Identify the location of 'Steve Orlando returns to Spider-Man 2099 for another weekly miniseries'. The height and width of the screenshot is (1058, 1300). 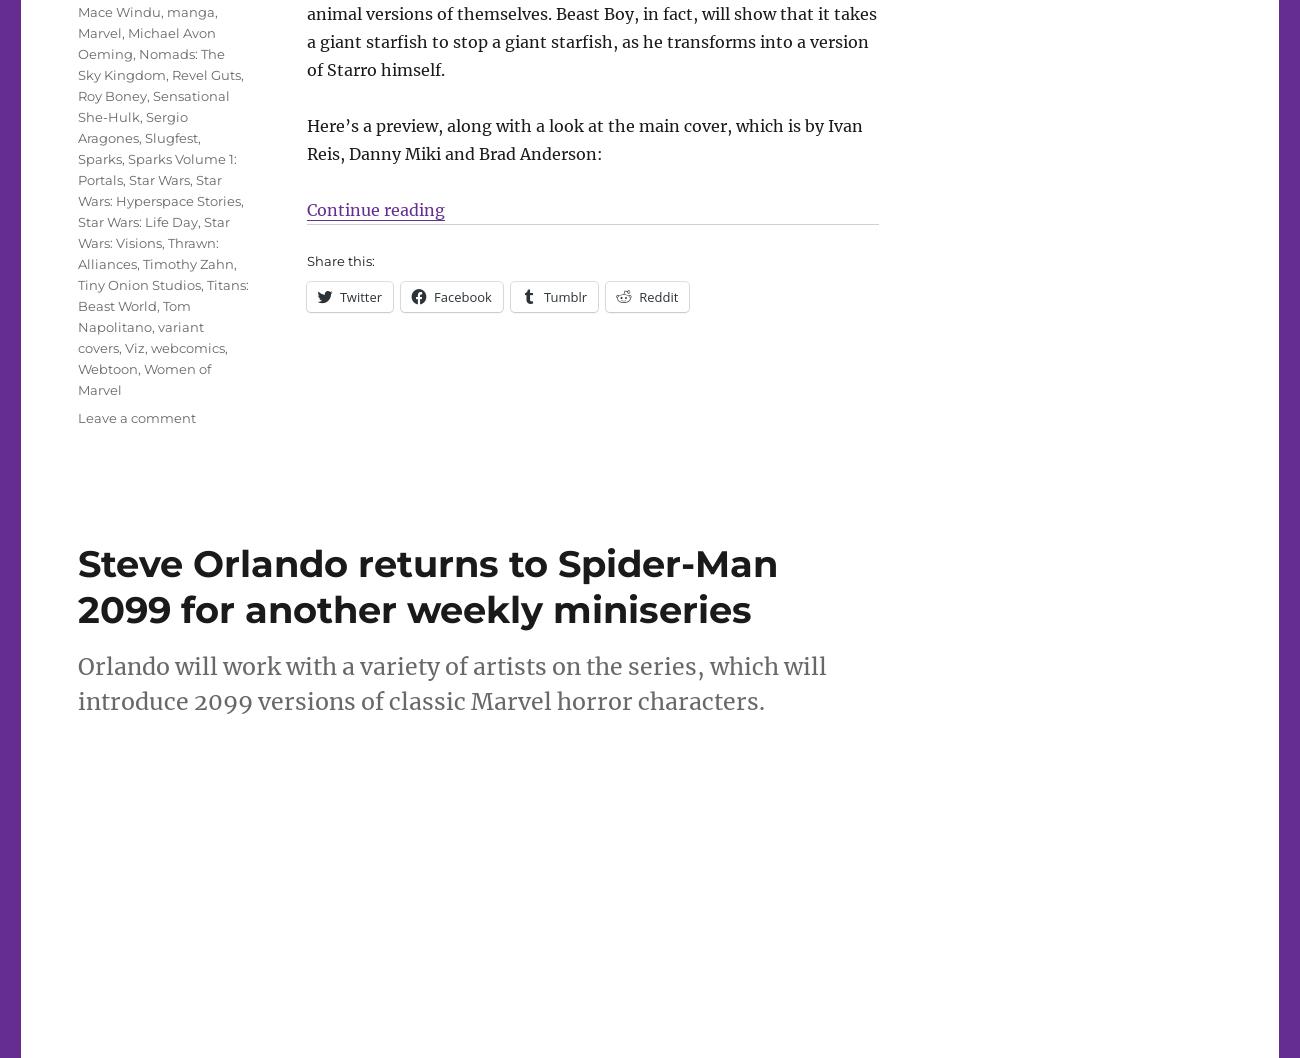
(427, 586).